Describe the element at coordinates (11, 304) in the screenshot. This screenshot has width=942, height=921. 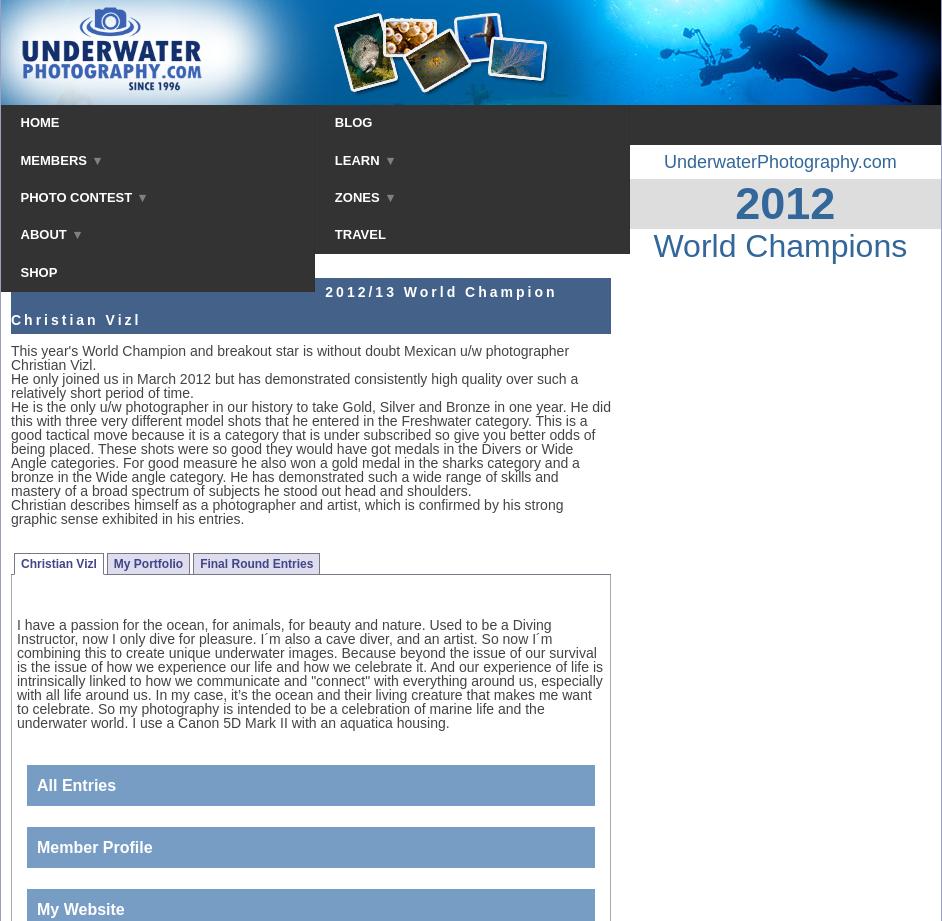
I see `'2012/13 World Champion Christian Vizl'` at that location.